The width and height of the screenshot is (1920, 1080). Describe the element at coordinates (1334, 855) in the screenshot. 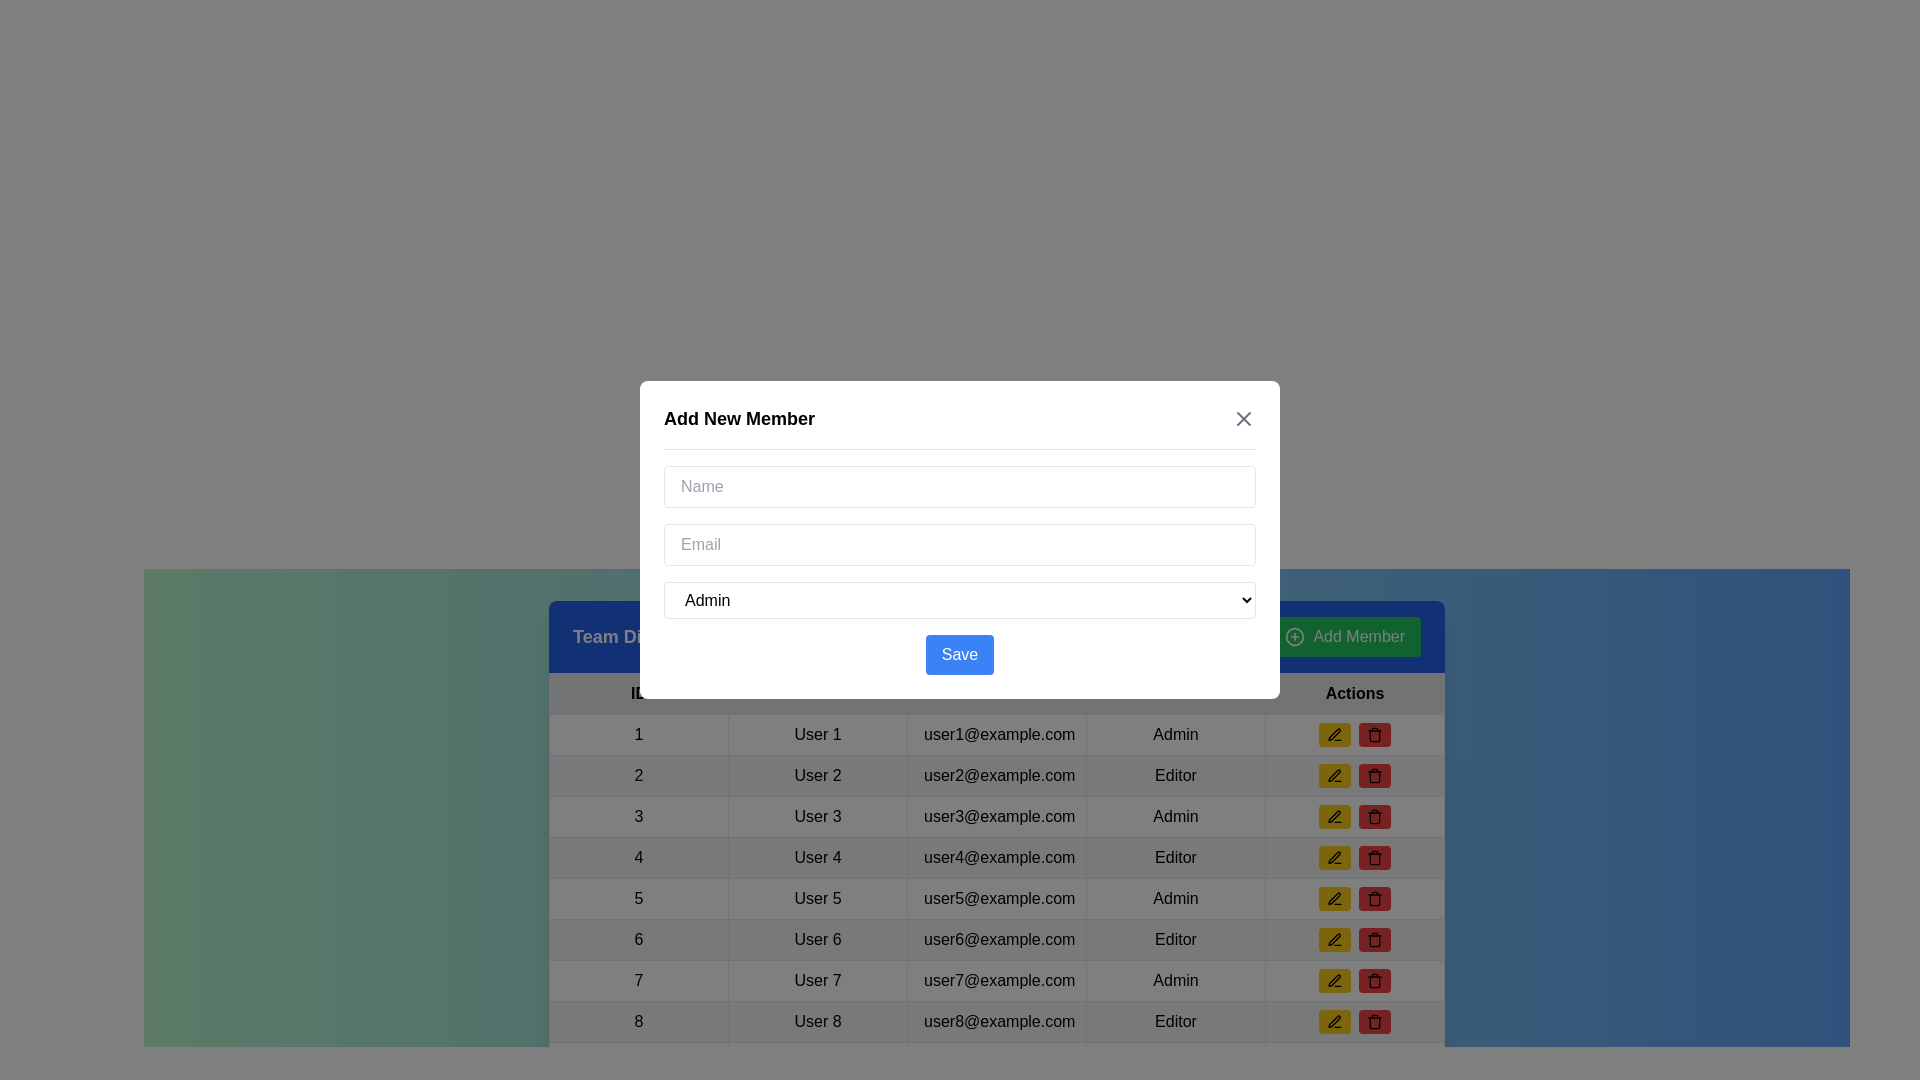

I see `the pen icon in the action column of the fourth user entry in the interactive table` at that location.